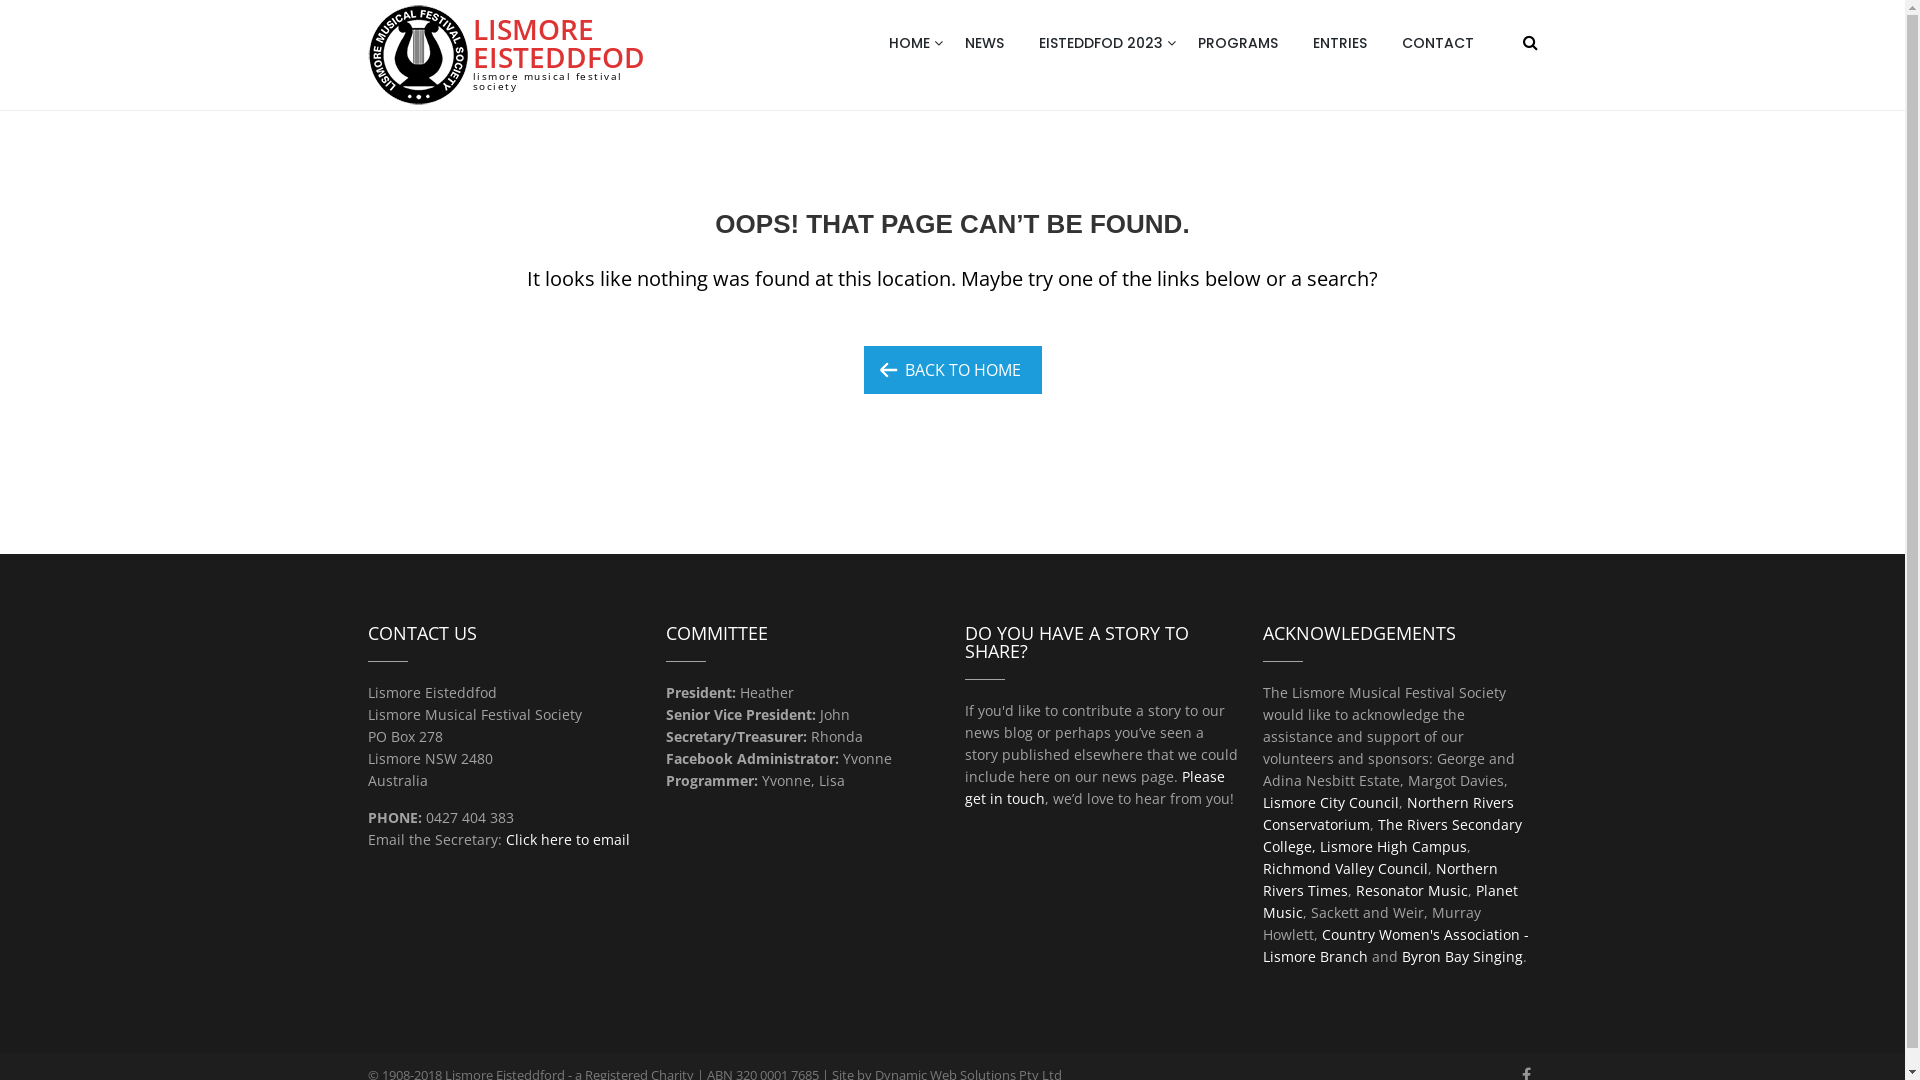 This screenshot has width=1920, height=1080. What do you see at coordinates (566, 839) in the screenshot?
I see `'Click here to email'` at bounding box center [566, 839].